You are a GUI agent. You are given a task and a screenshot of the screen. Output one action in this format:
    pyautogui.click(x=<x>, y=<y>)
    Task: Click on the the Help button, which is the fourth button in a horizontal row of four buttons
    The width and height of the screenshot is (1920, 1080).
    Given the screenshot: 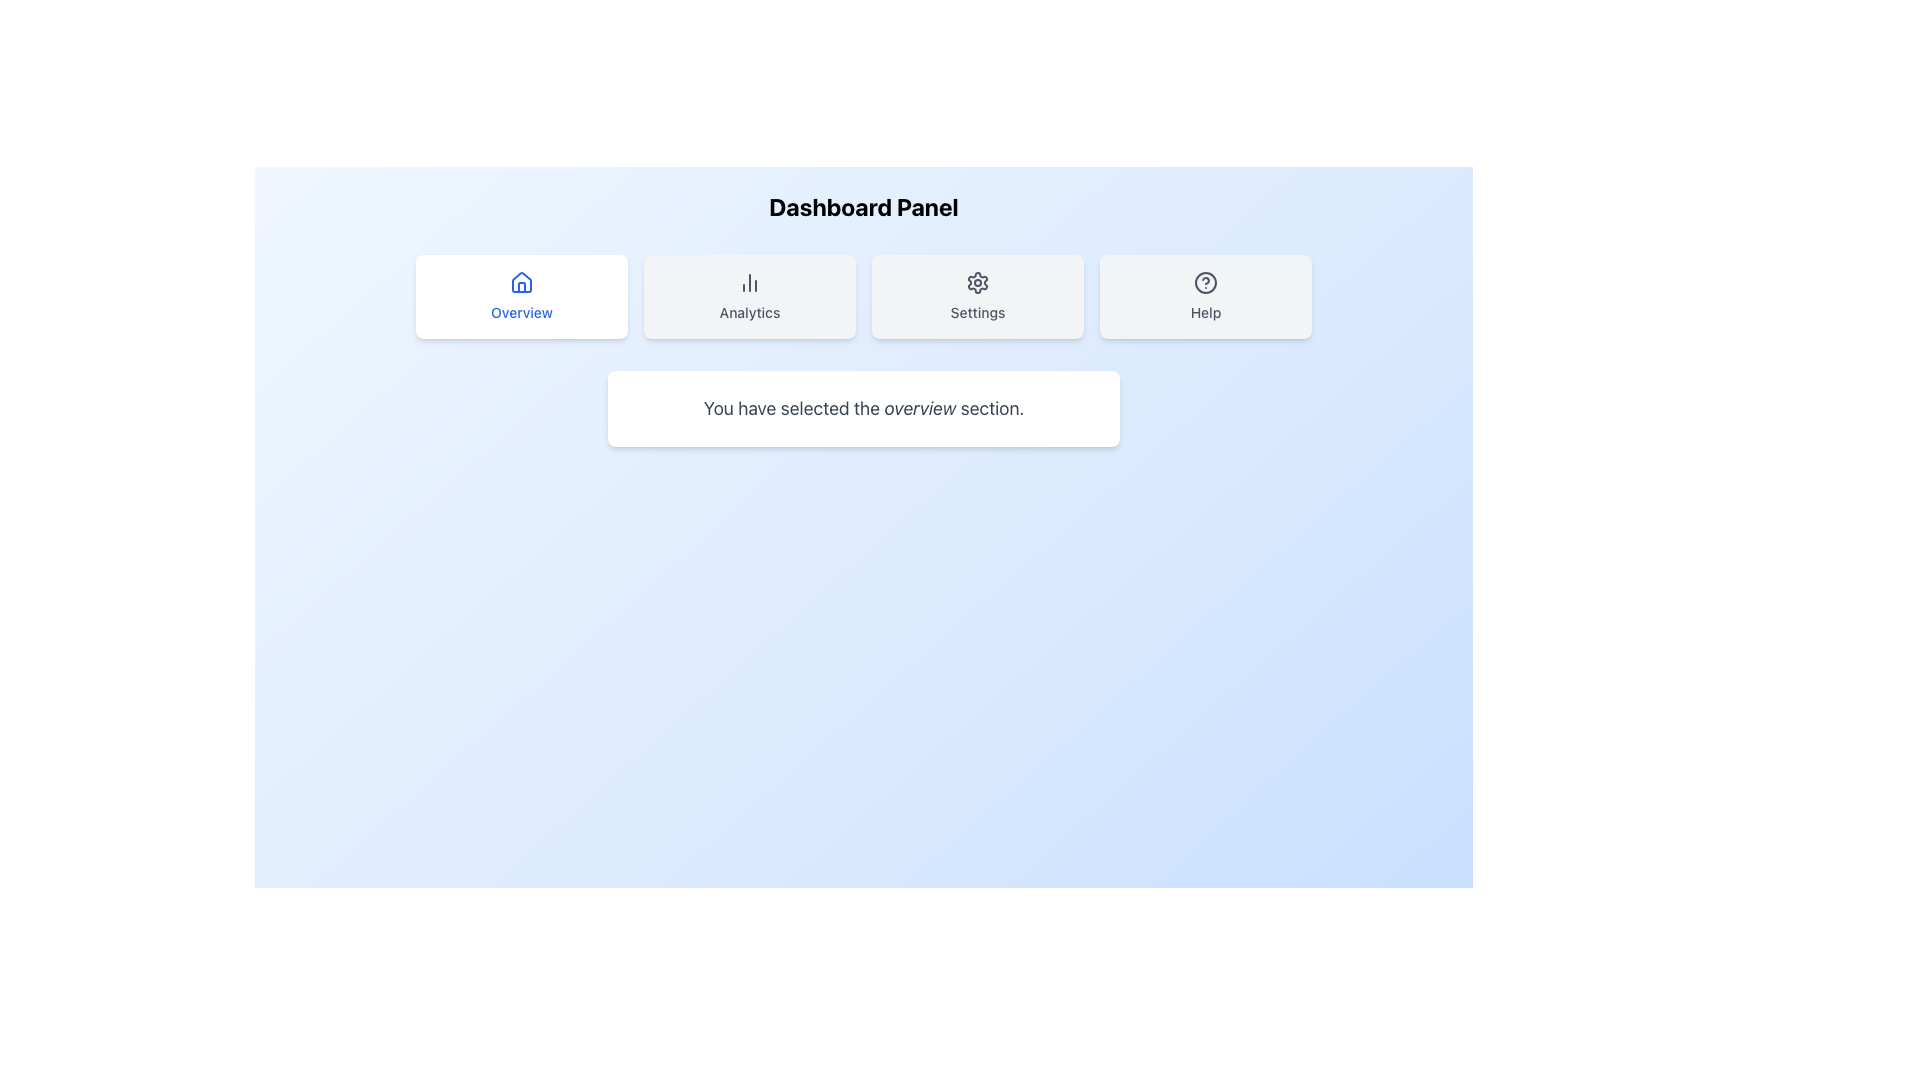 What is the action you would take?
    pyautogui.click(x=1204, y=297)
    